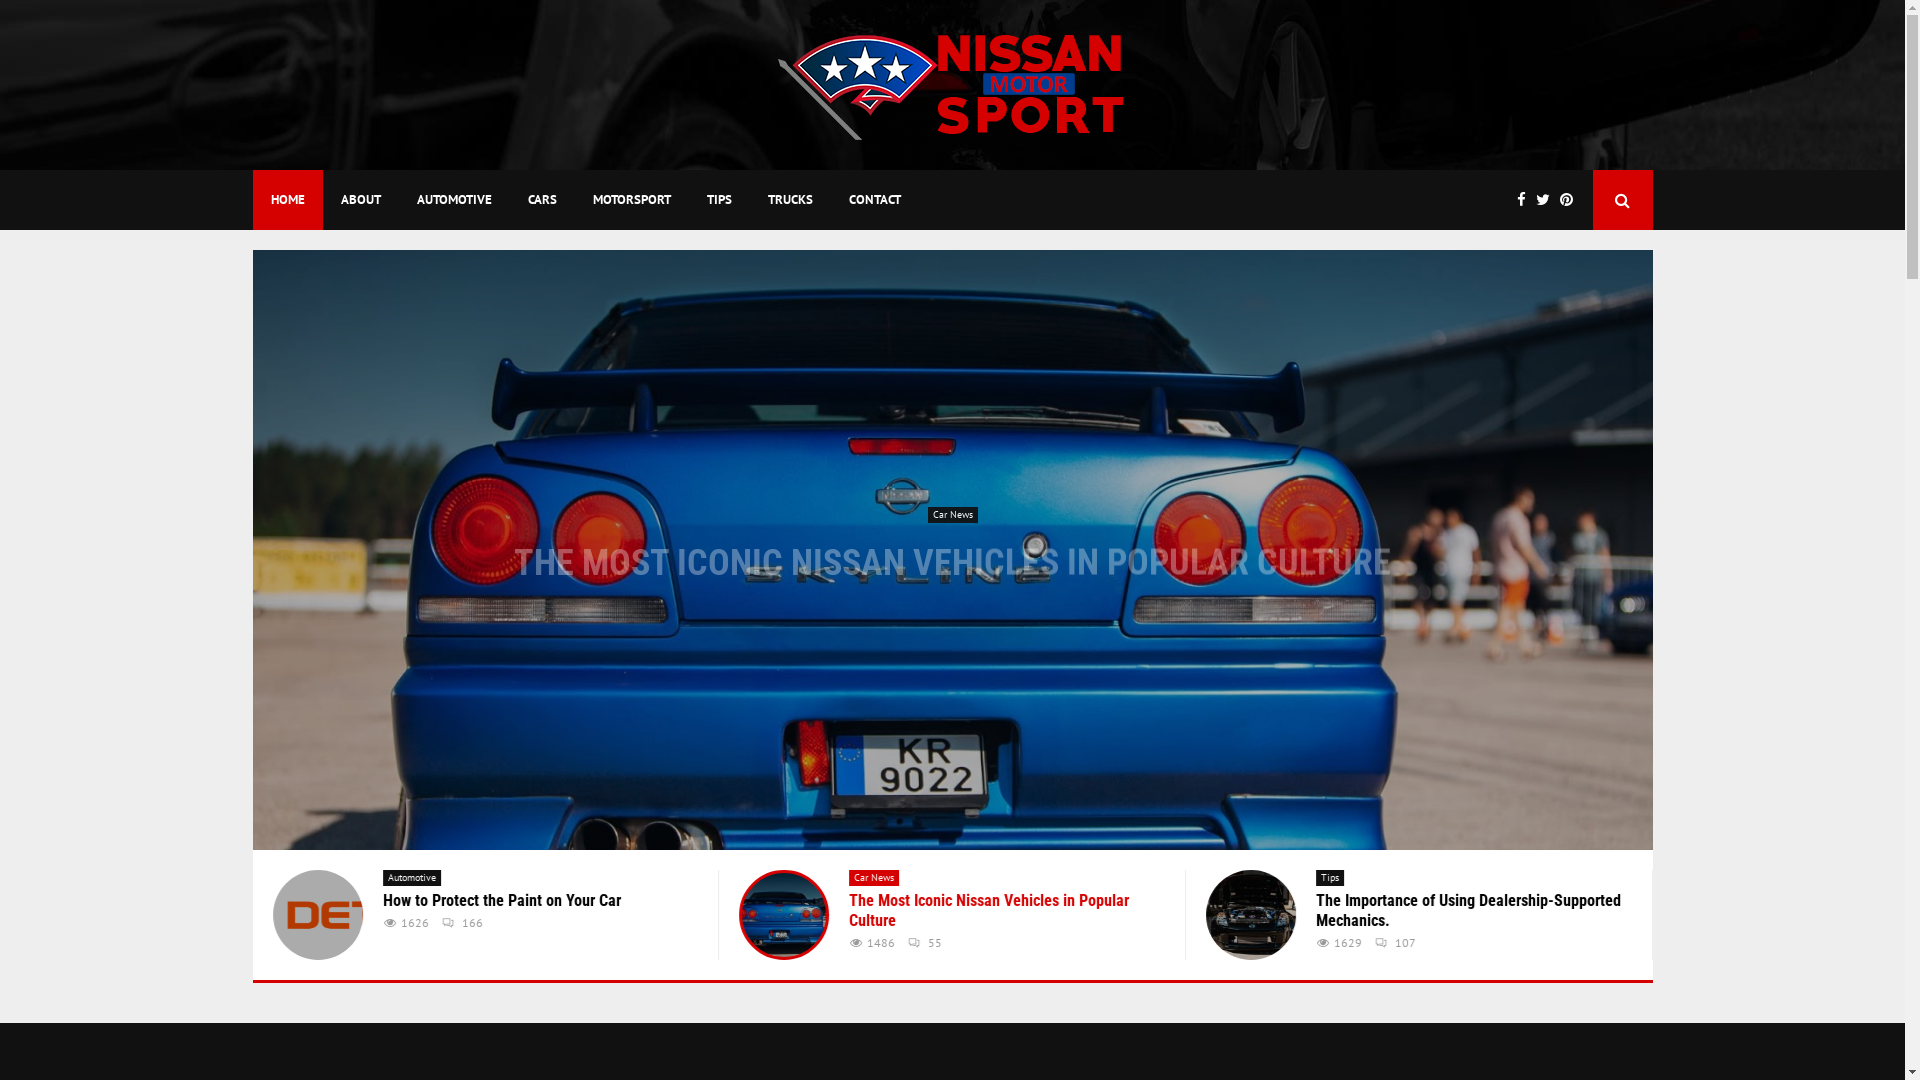 This screenshot has height=1080, width=1920. I want to click on 'CARS', so click(542, 200).